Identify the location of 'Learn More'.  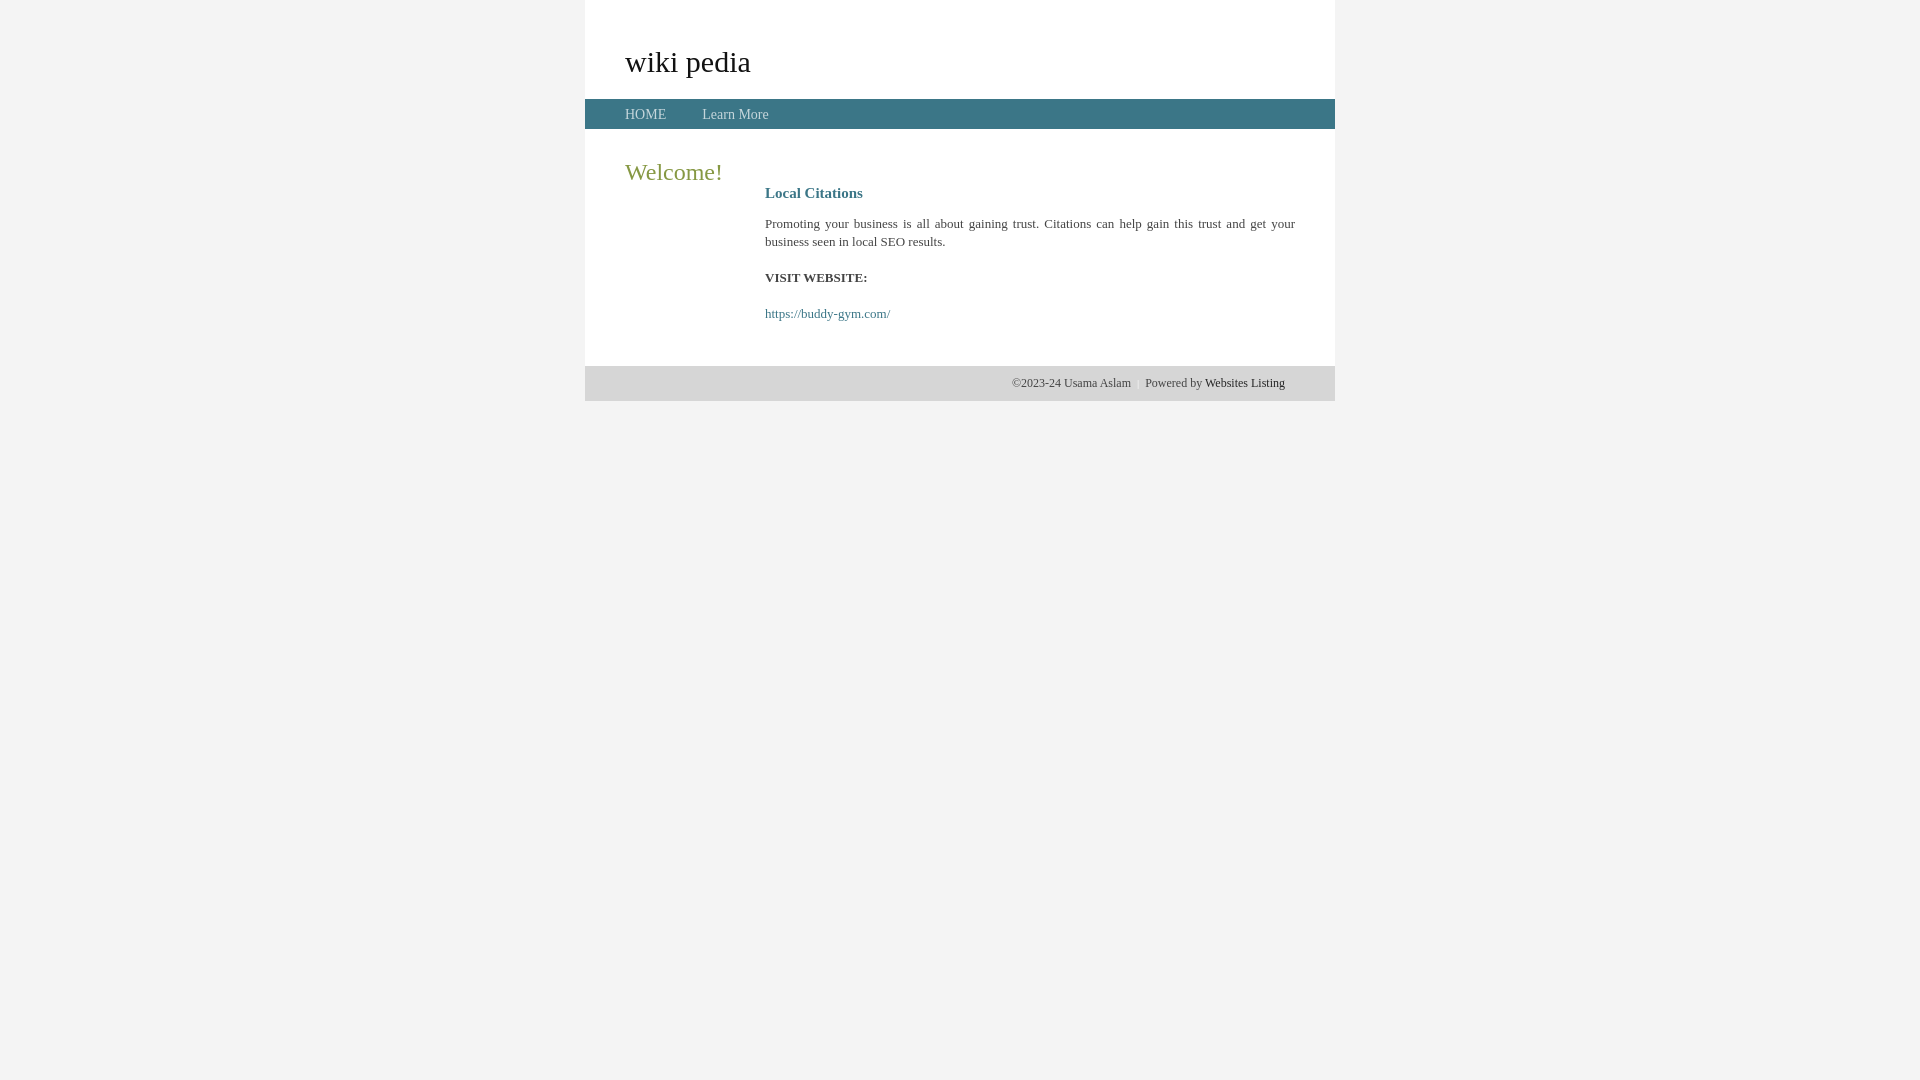
(733, 114).